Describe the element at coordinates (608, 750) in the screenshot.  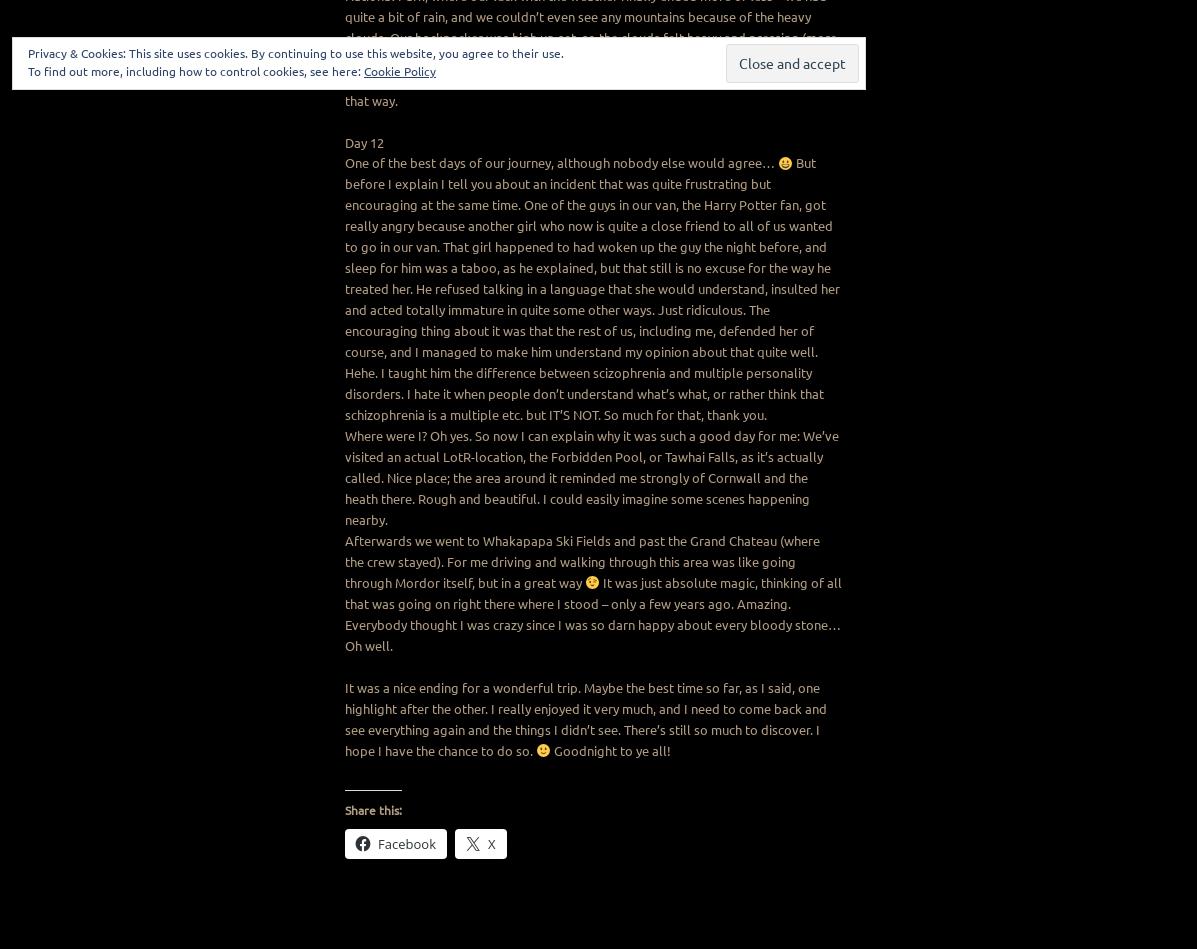
I see `'Goodnight to ye all!'` at that location.